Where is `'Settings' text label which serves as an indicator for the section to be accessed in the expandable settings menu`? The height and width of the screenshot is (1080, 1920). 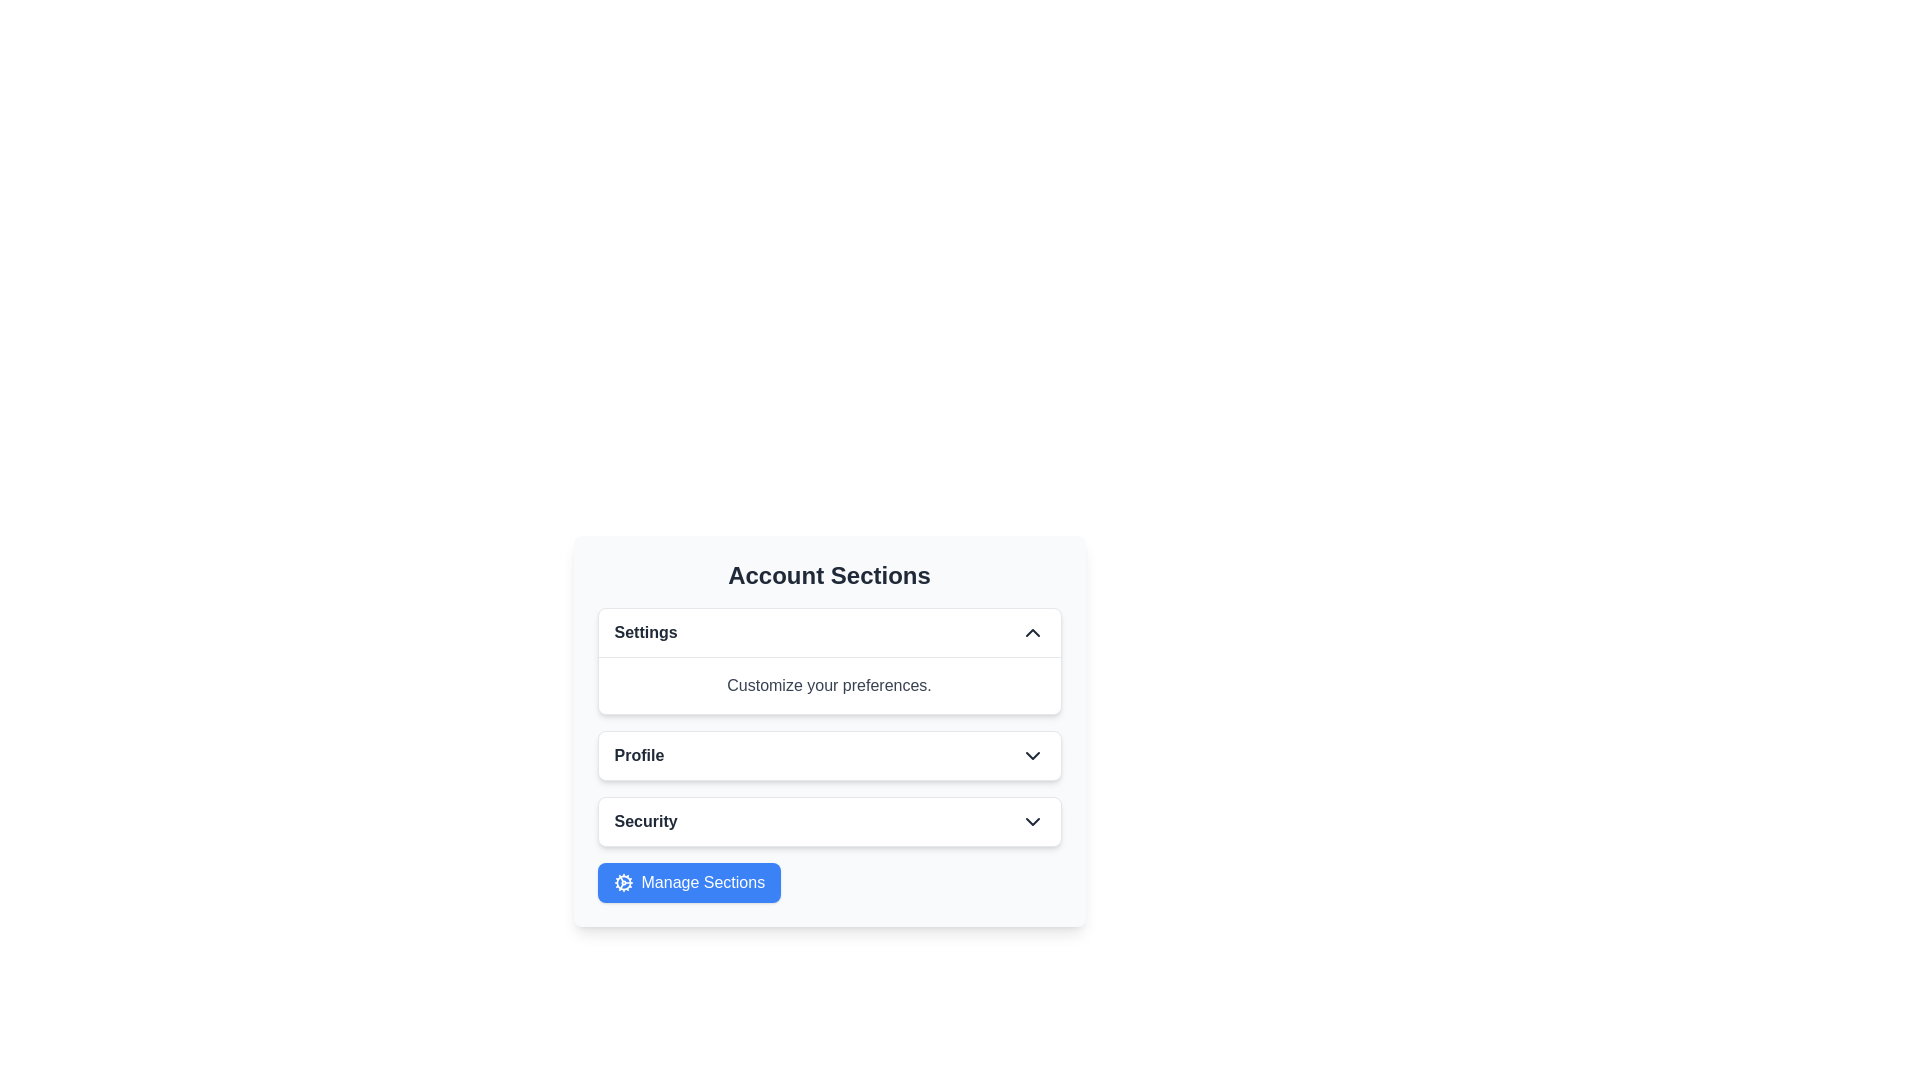
'Settings' text label which serves as an indicator for the section to be accessed in the expandable settings menu is located at coordinates (646, 632).